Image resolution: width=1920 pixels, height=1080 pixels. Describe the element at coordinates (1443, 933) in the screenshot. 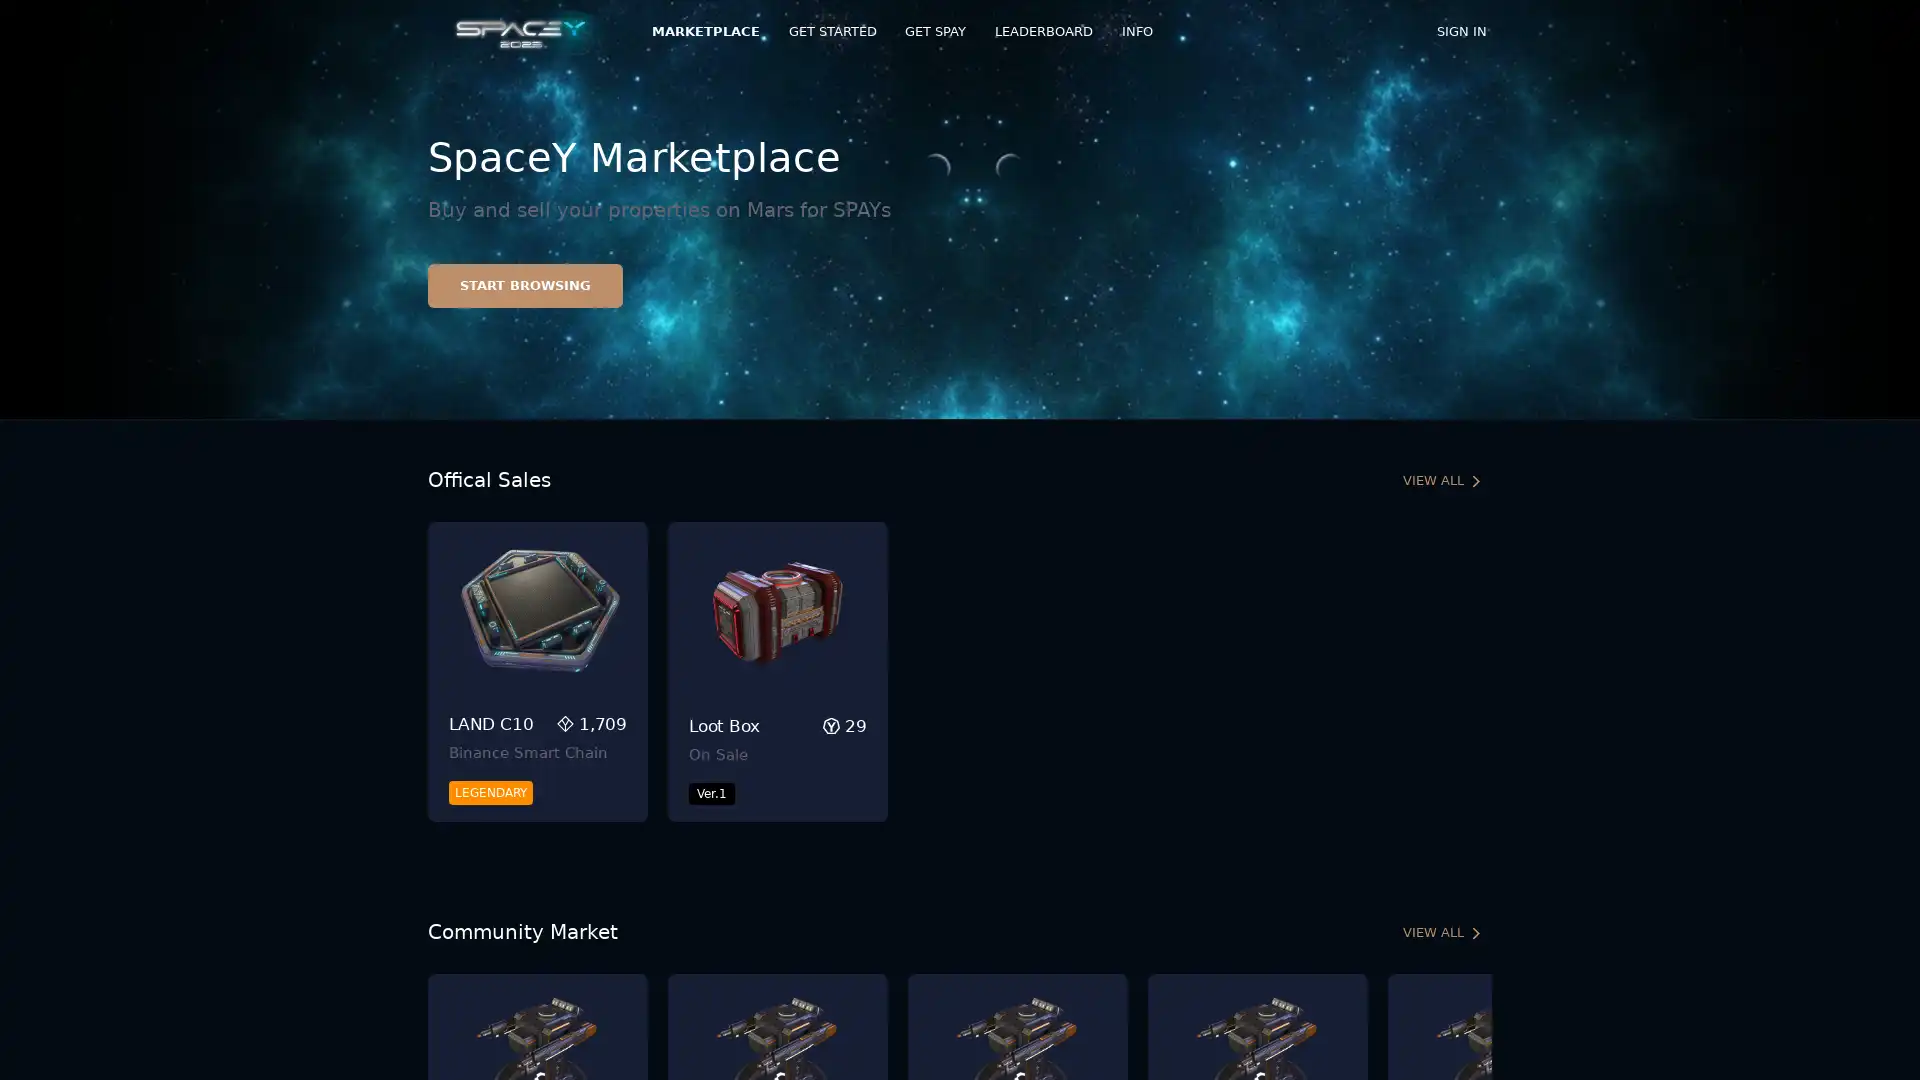

I see `VIEW ALL` at that location.